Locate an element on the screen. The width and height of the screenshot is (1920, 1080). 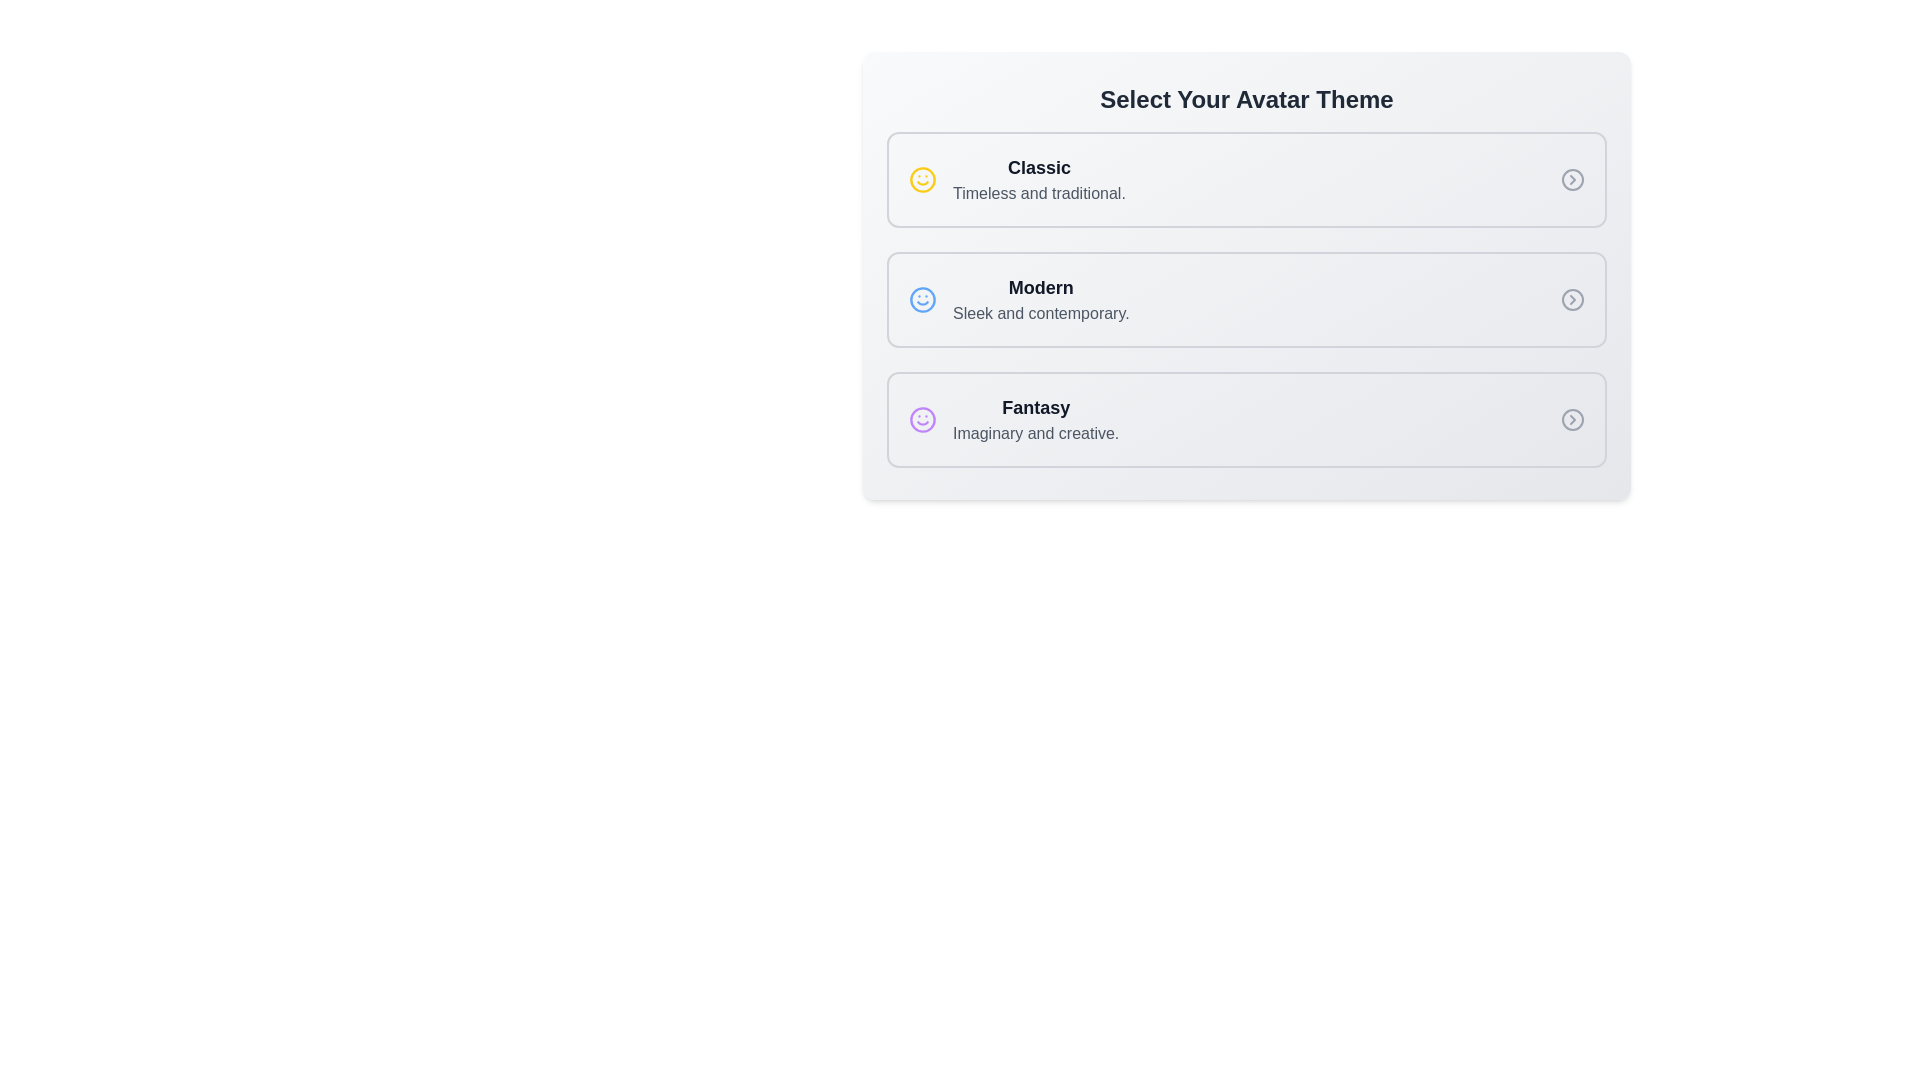
the graphical element that represents a facial feature in the 'Fantasy' themed icon, which is centrally located within the icon next to the label text is located at coordinates (921, 419).